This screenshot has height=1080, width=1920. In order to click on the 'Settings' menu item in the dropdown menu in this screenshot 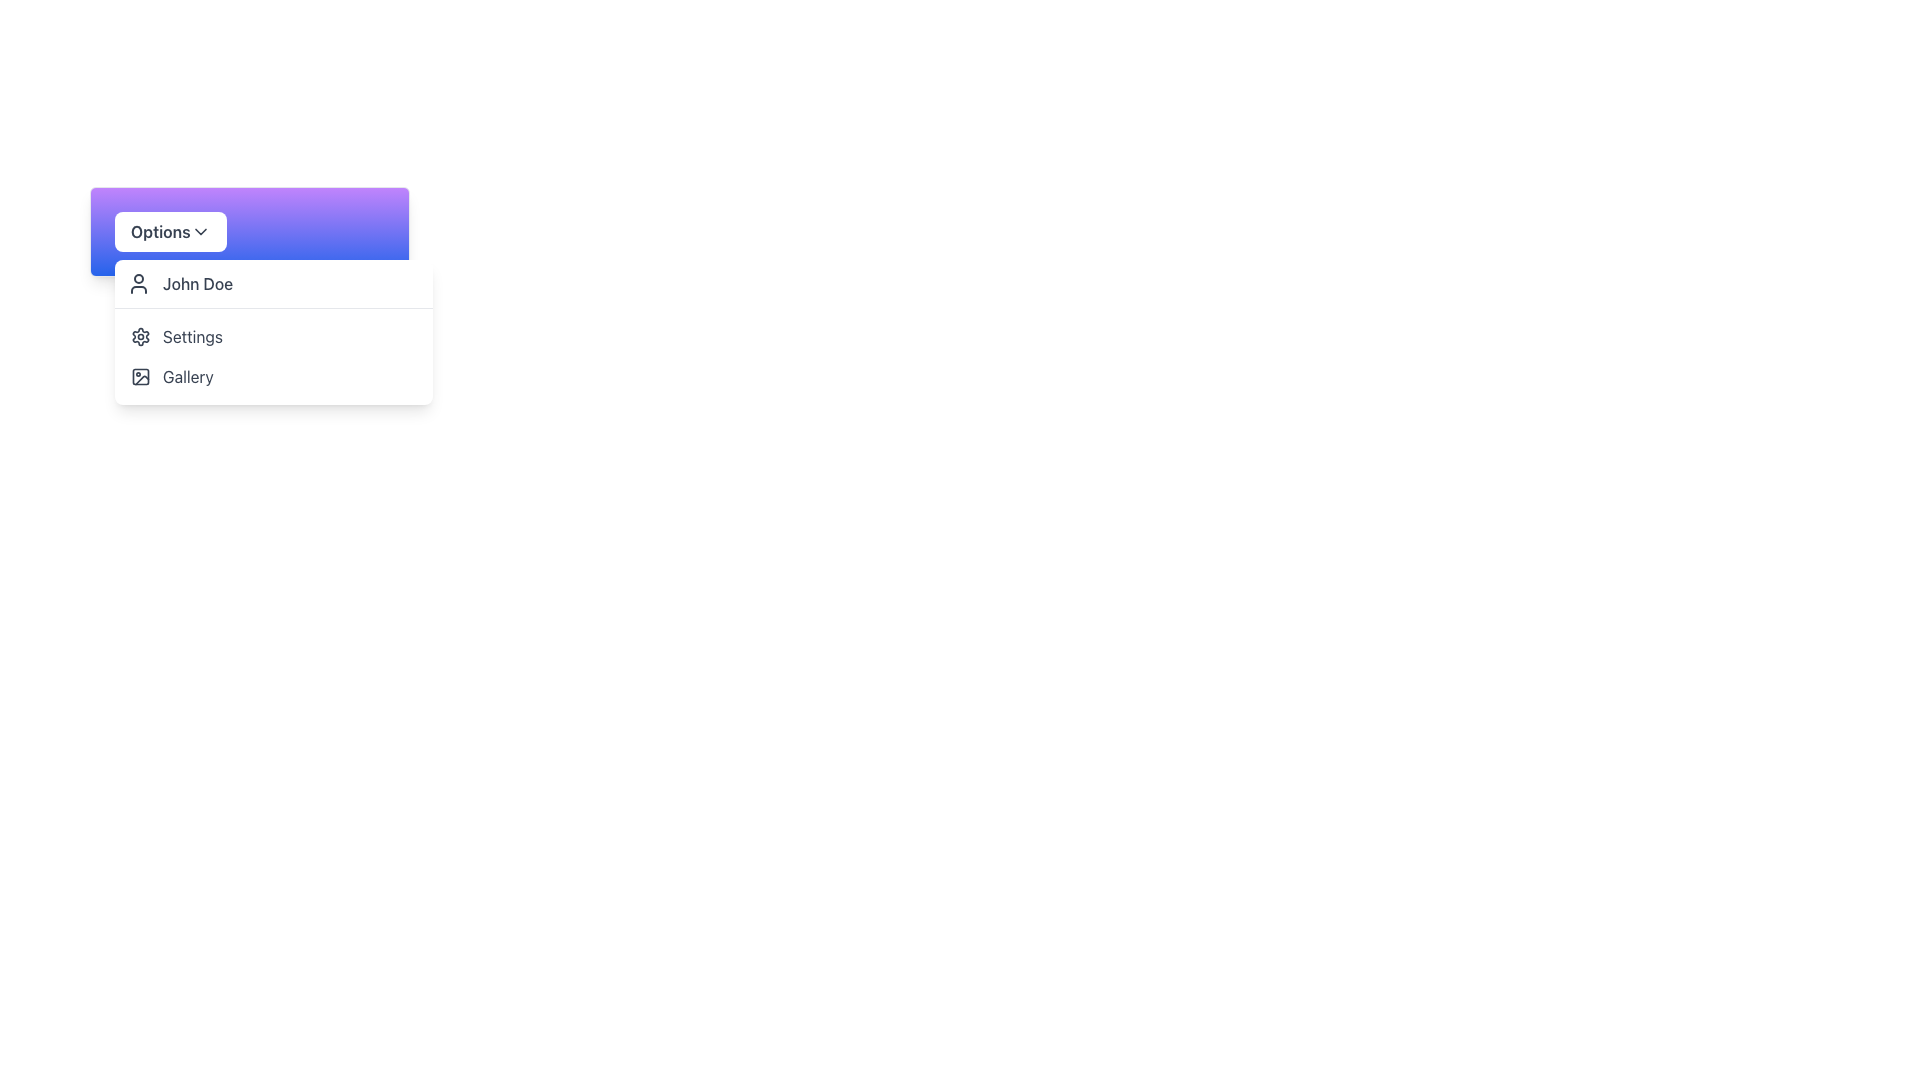, I will do `click(272, 335)`.